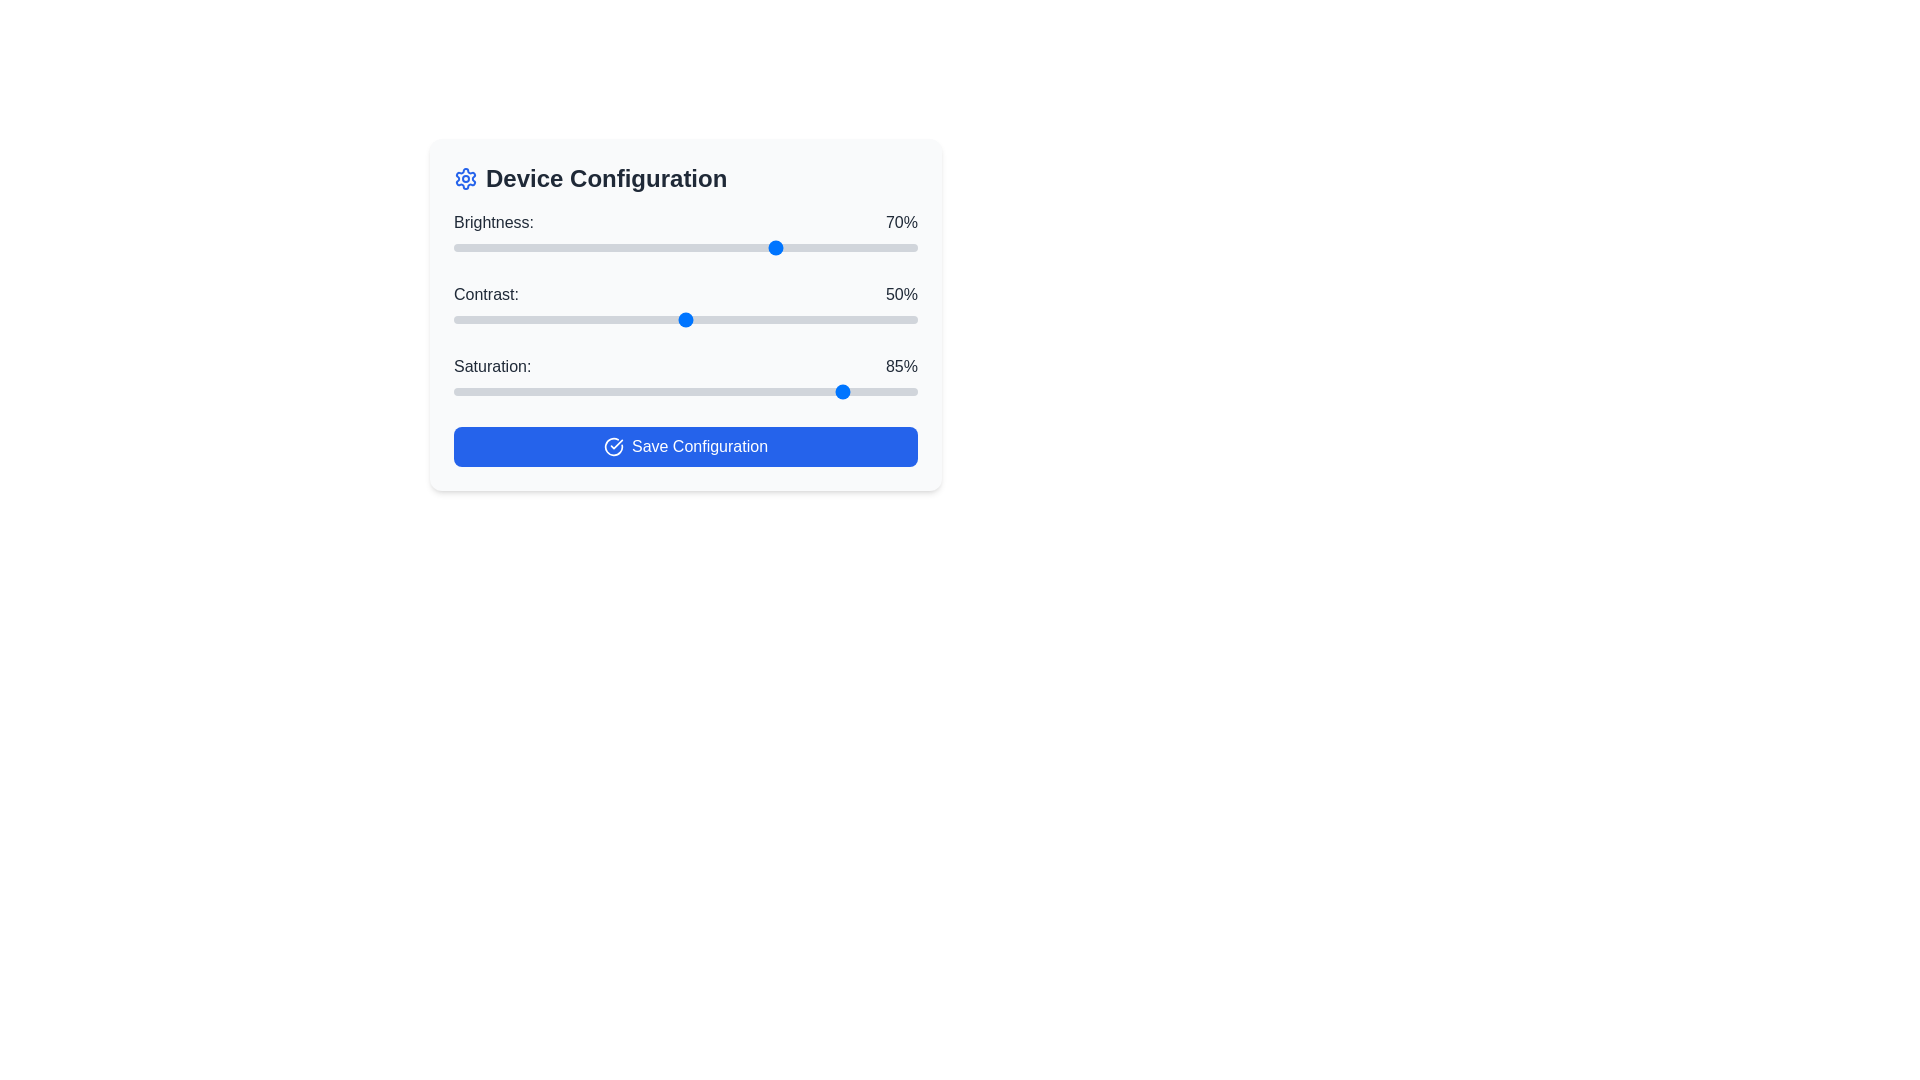 Image resolution: width=1920 pixels, height=1080 pixels. Describe the element at coordinates (901, 223) in the screenshot. I see `the Text Label displaying '70%' in bold font within the Brightness settings row of the configuration panel, located at the far right of the row` at that location.